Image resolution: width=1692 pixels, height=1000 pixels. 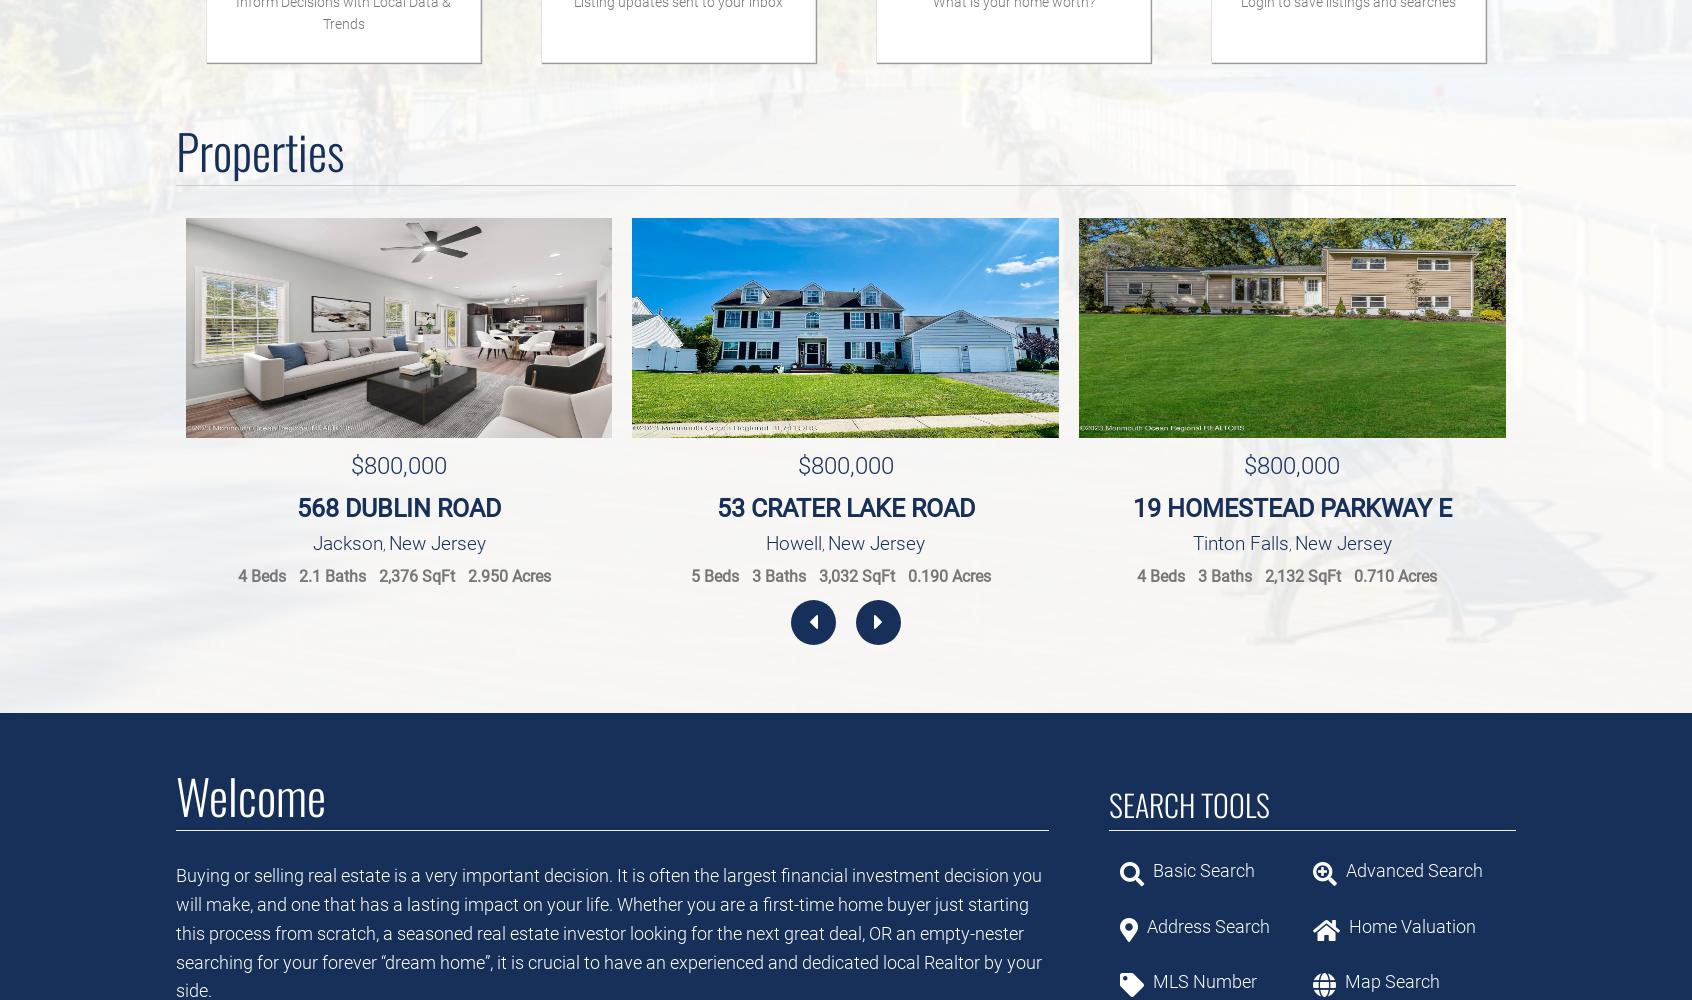 What do you see at coordinates (713, 575) in the screenshot?
I see `'5 Beds'` at bounding box center [713, 575].